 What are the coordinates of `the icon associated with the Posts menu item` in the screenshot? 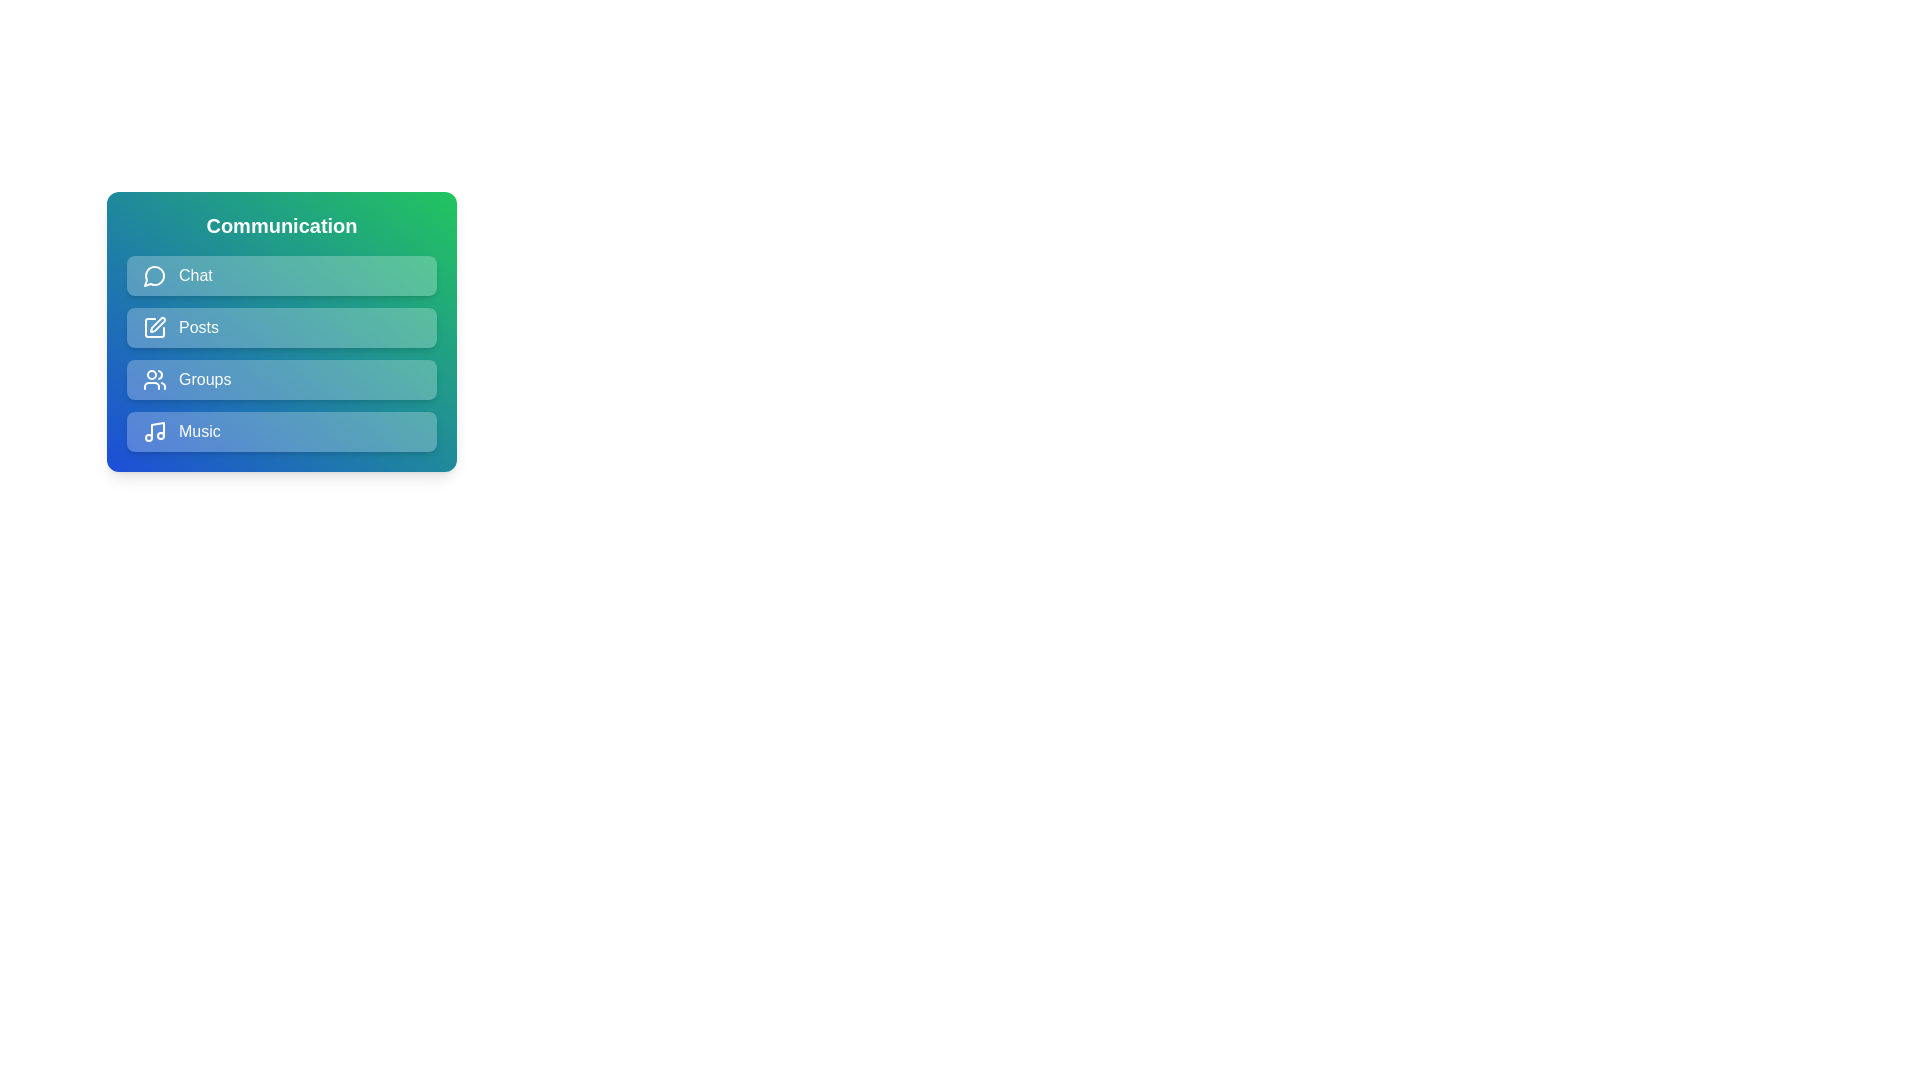 It's located at (153, 326).